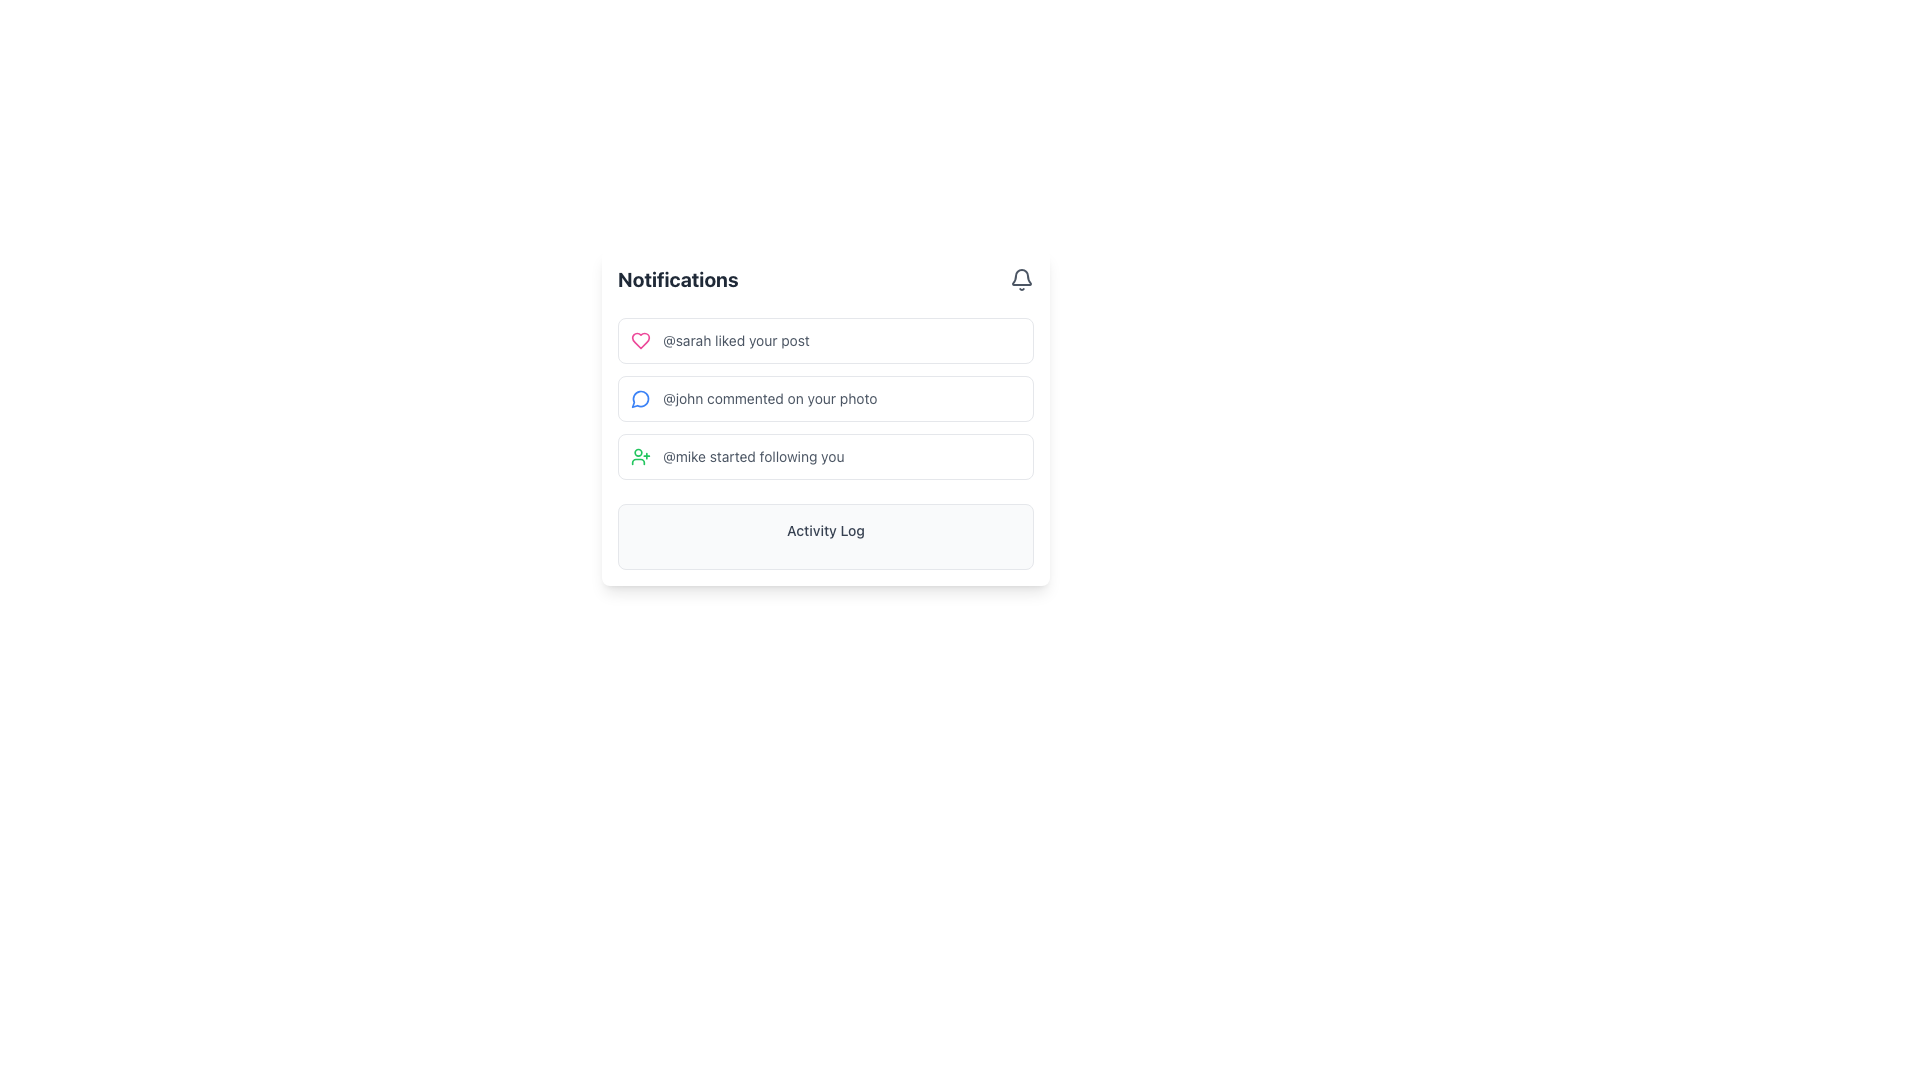 The height and width of the screenshot is (1080, 1920). Describe the element at coordinates (641, 339) in the screenshot. I see `the heart-shaped icon, which is outlined and filled with pink color, located to the left of the text '@sarah liked your post' within the notification card` at that location.